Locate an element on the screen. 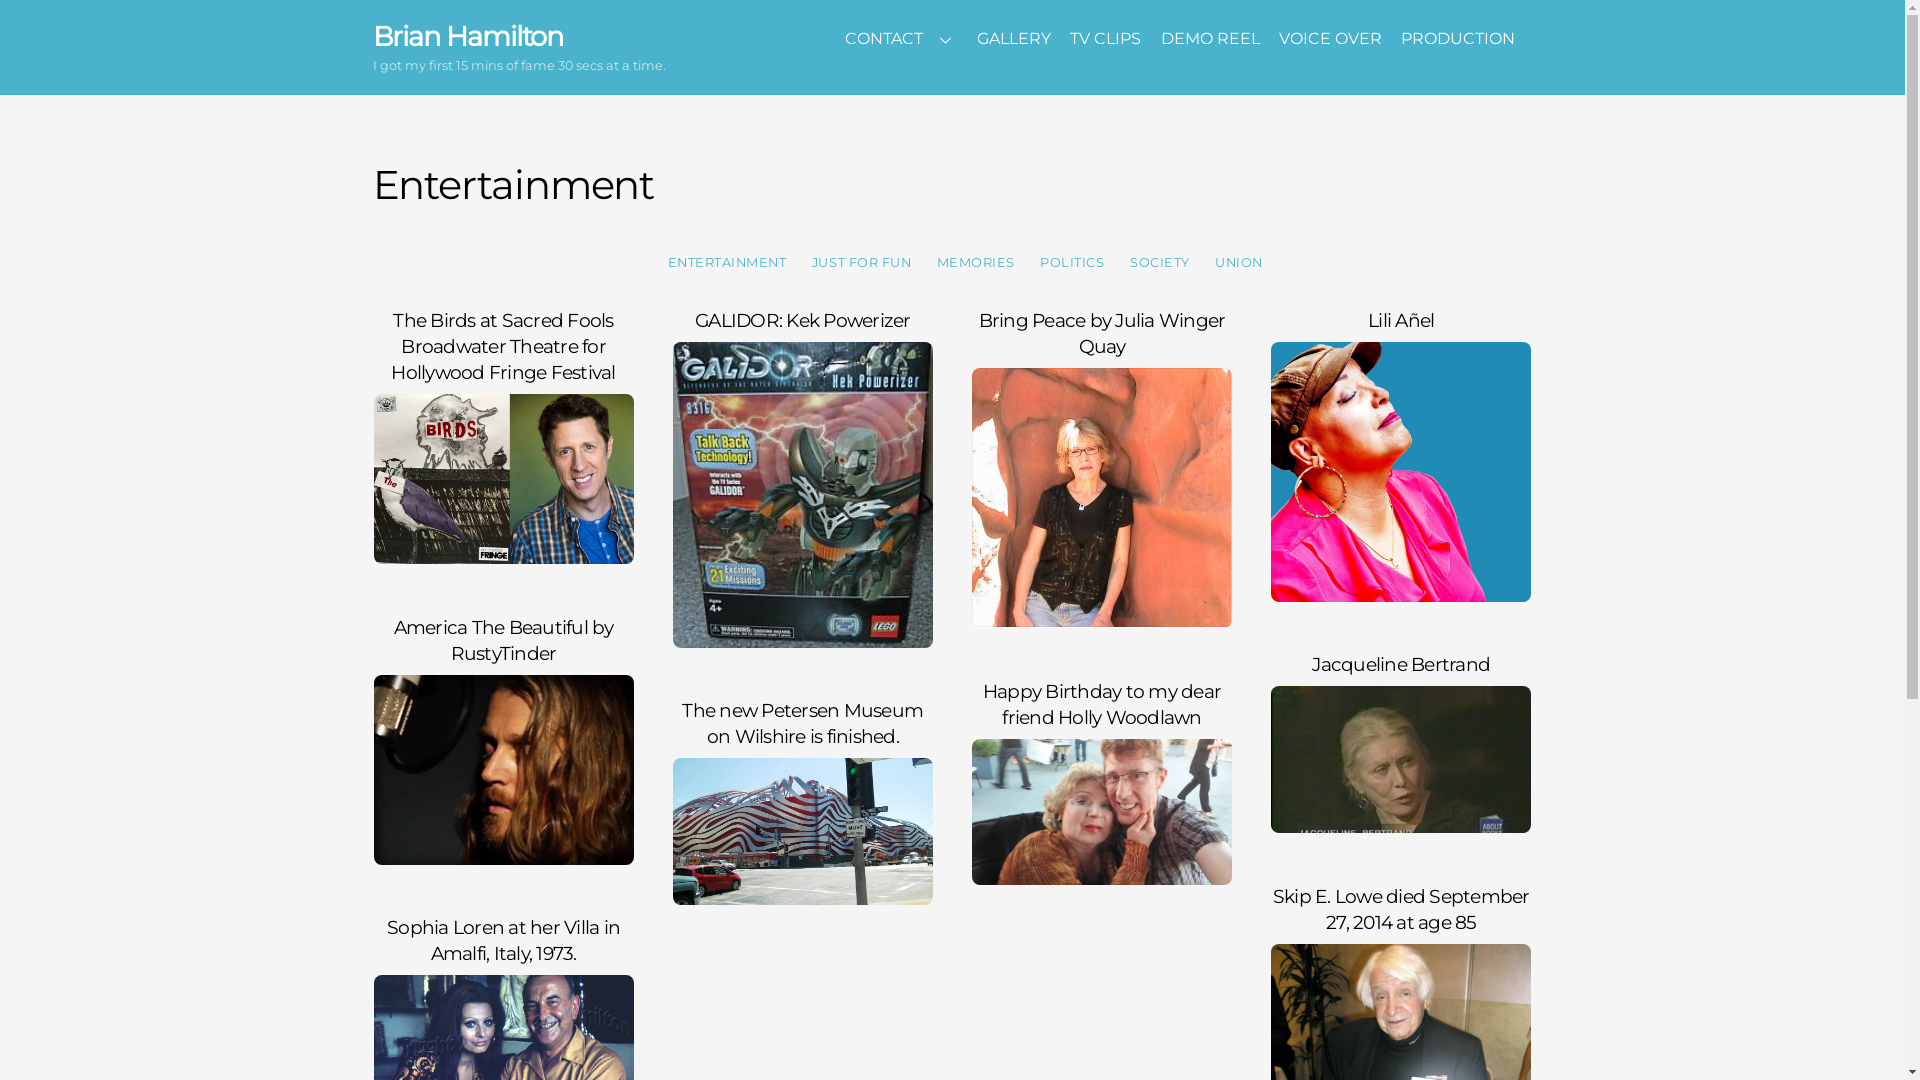 The height and width of the screenshot is (1080, 1920). 'CONTACT' is located at coordinates (900, 38).